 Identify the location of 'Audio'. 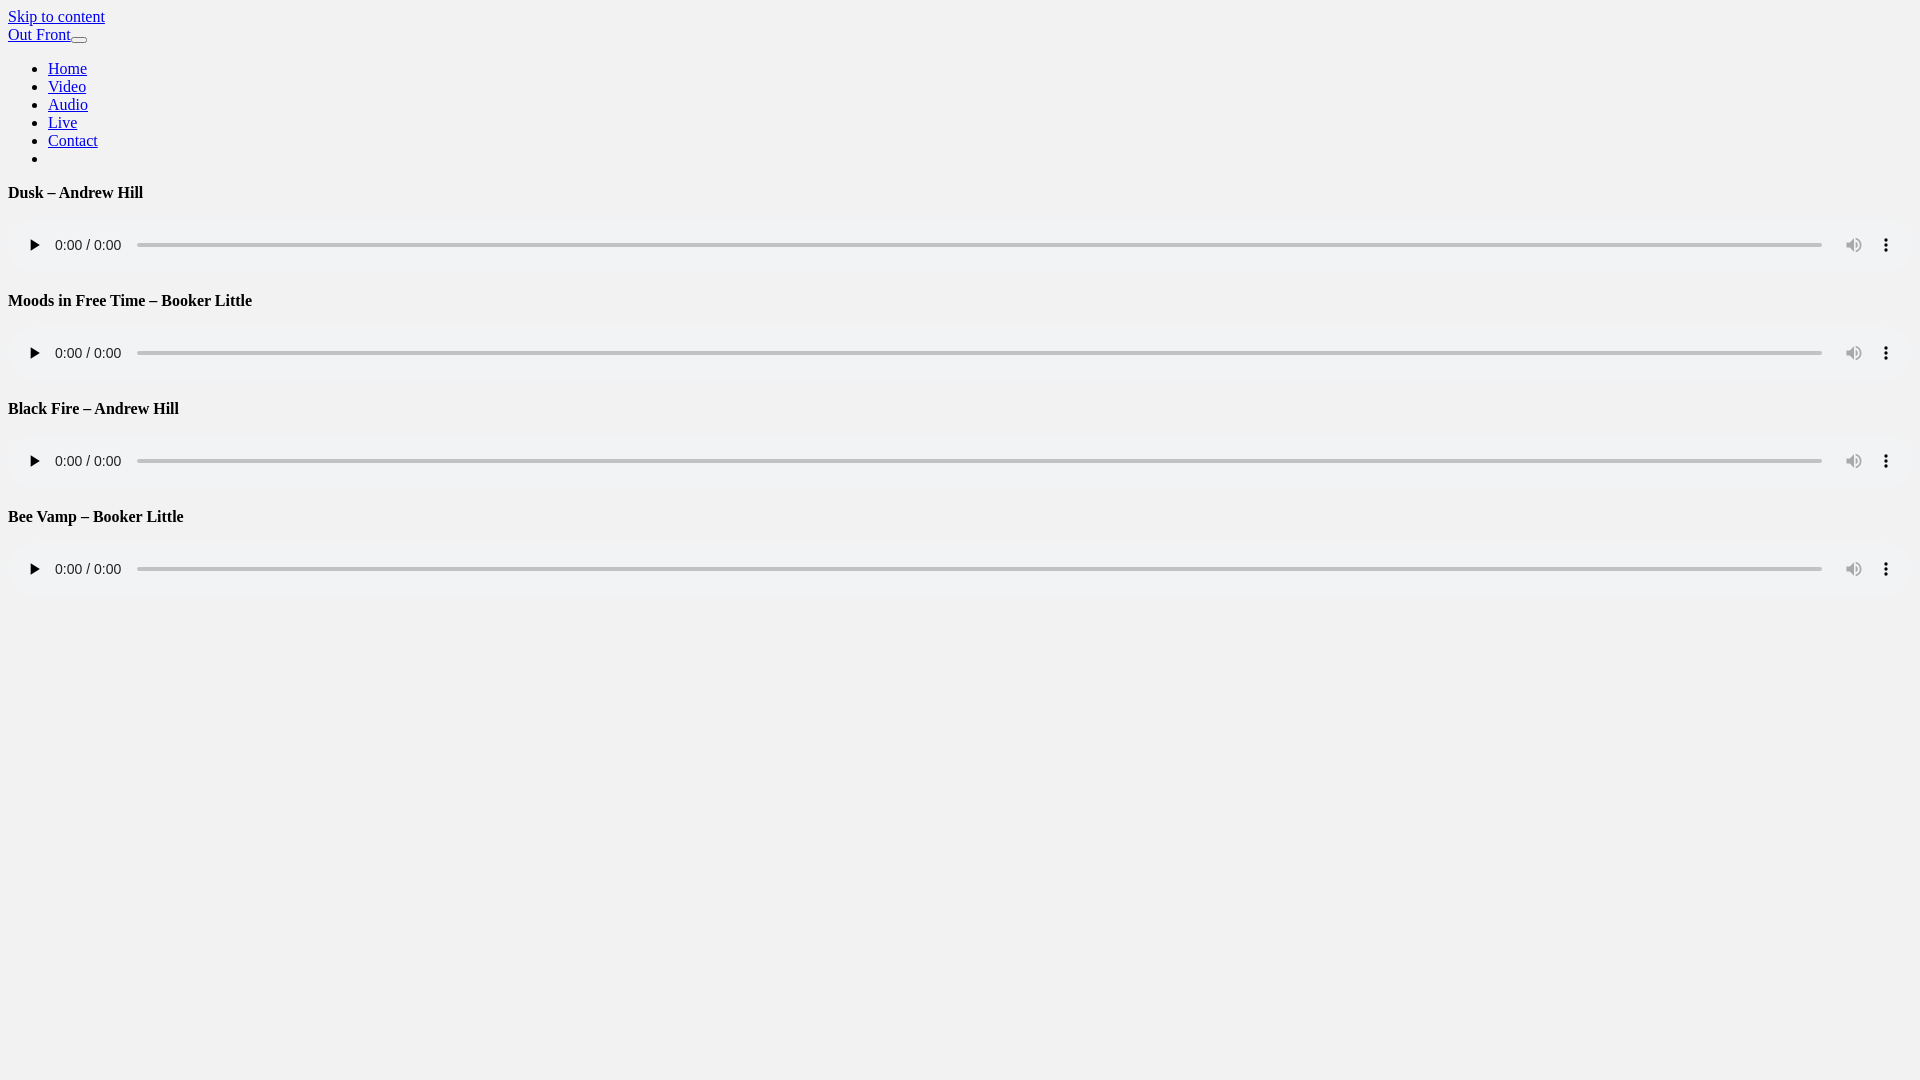
(67, 104).